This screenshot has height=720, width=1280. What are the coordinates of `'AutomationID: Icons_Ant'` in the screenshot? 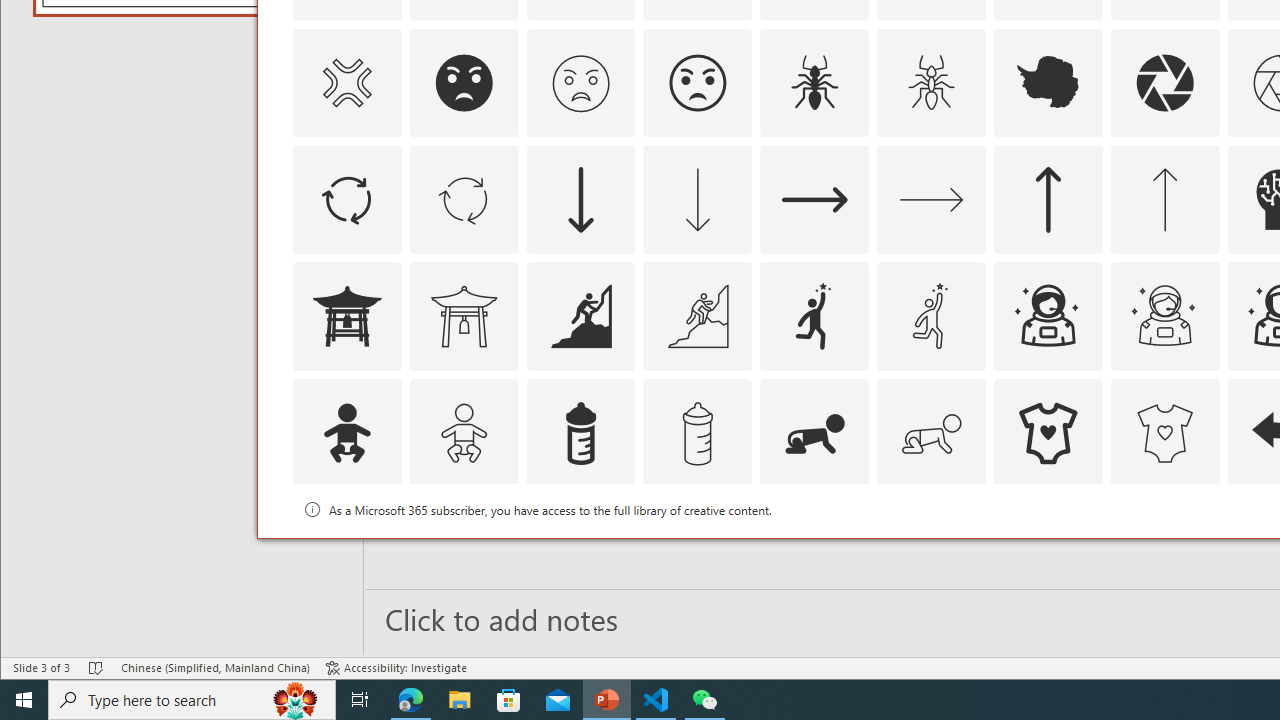 It's located at (815, 81).